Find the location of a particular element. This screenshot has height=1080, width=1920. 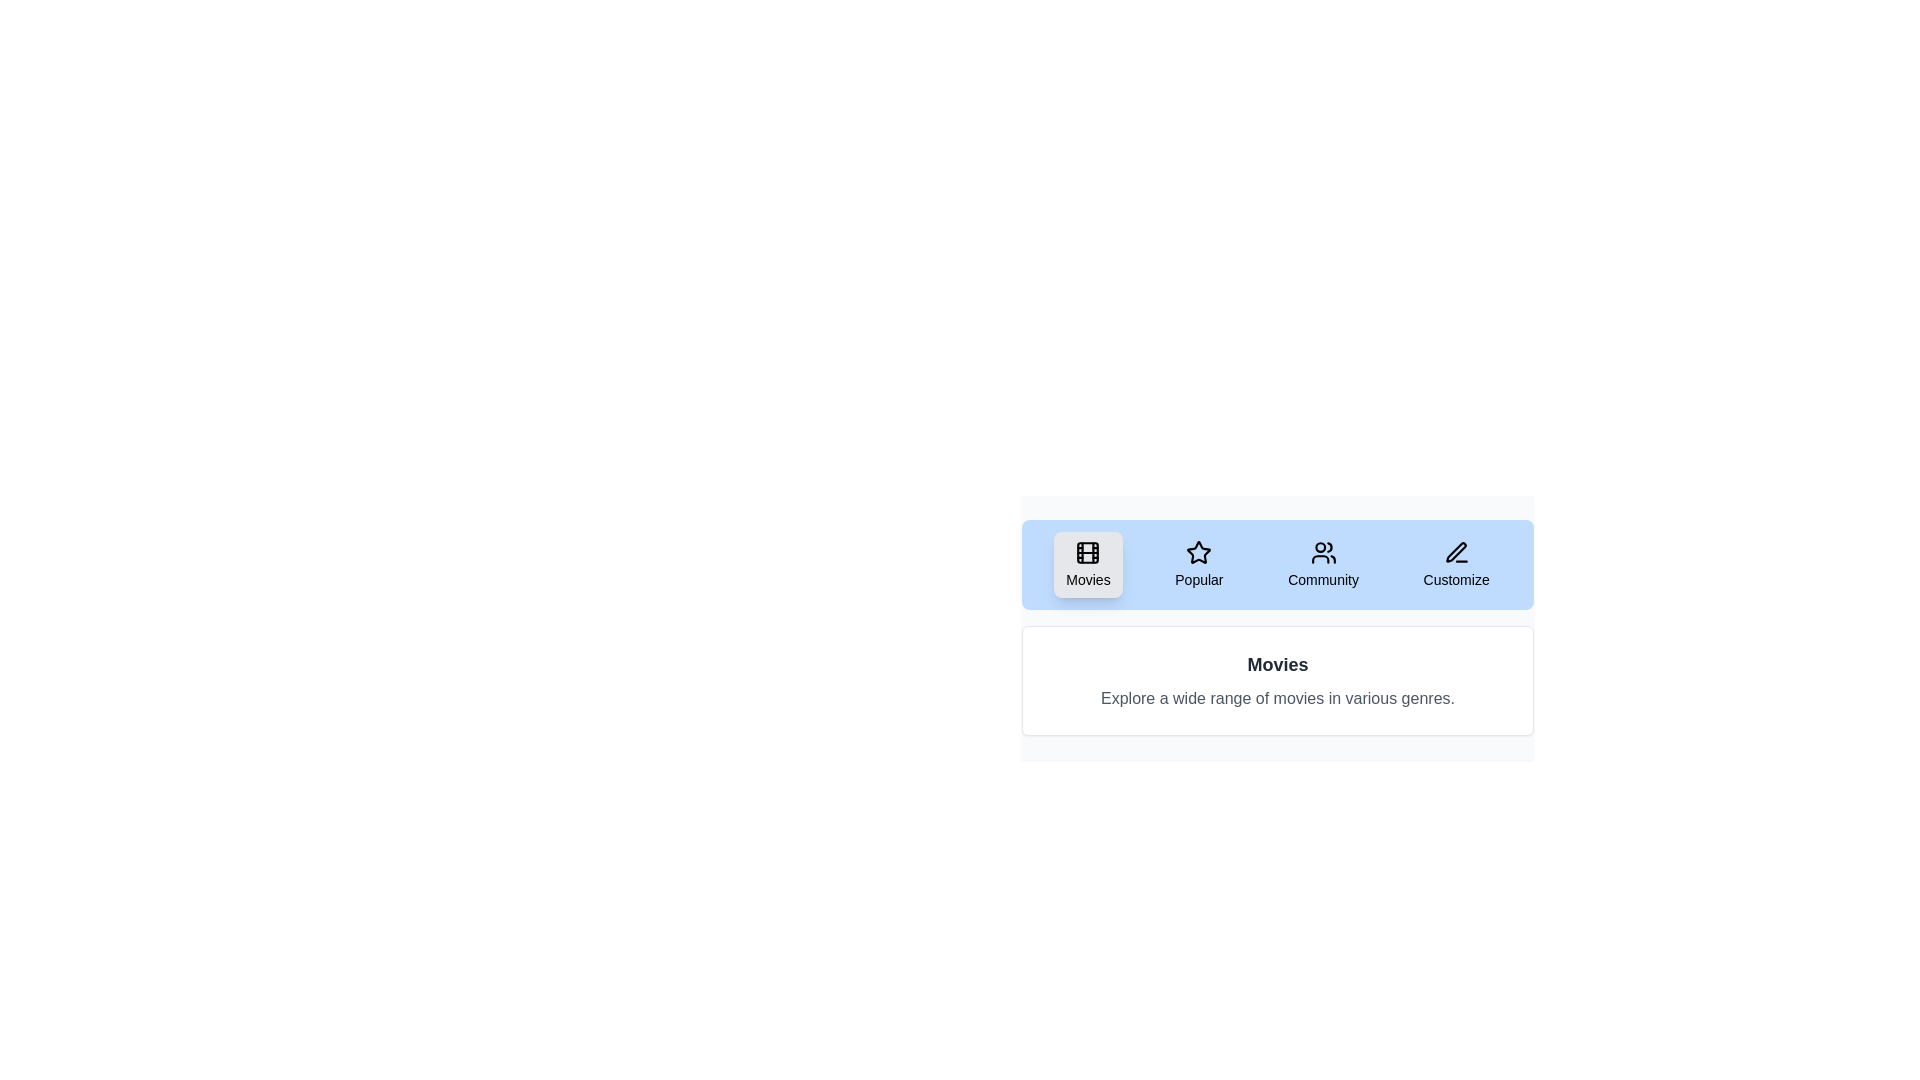

the Community tab to observe its hover effect is located at coordinates (1323, 564).